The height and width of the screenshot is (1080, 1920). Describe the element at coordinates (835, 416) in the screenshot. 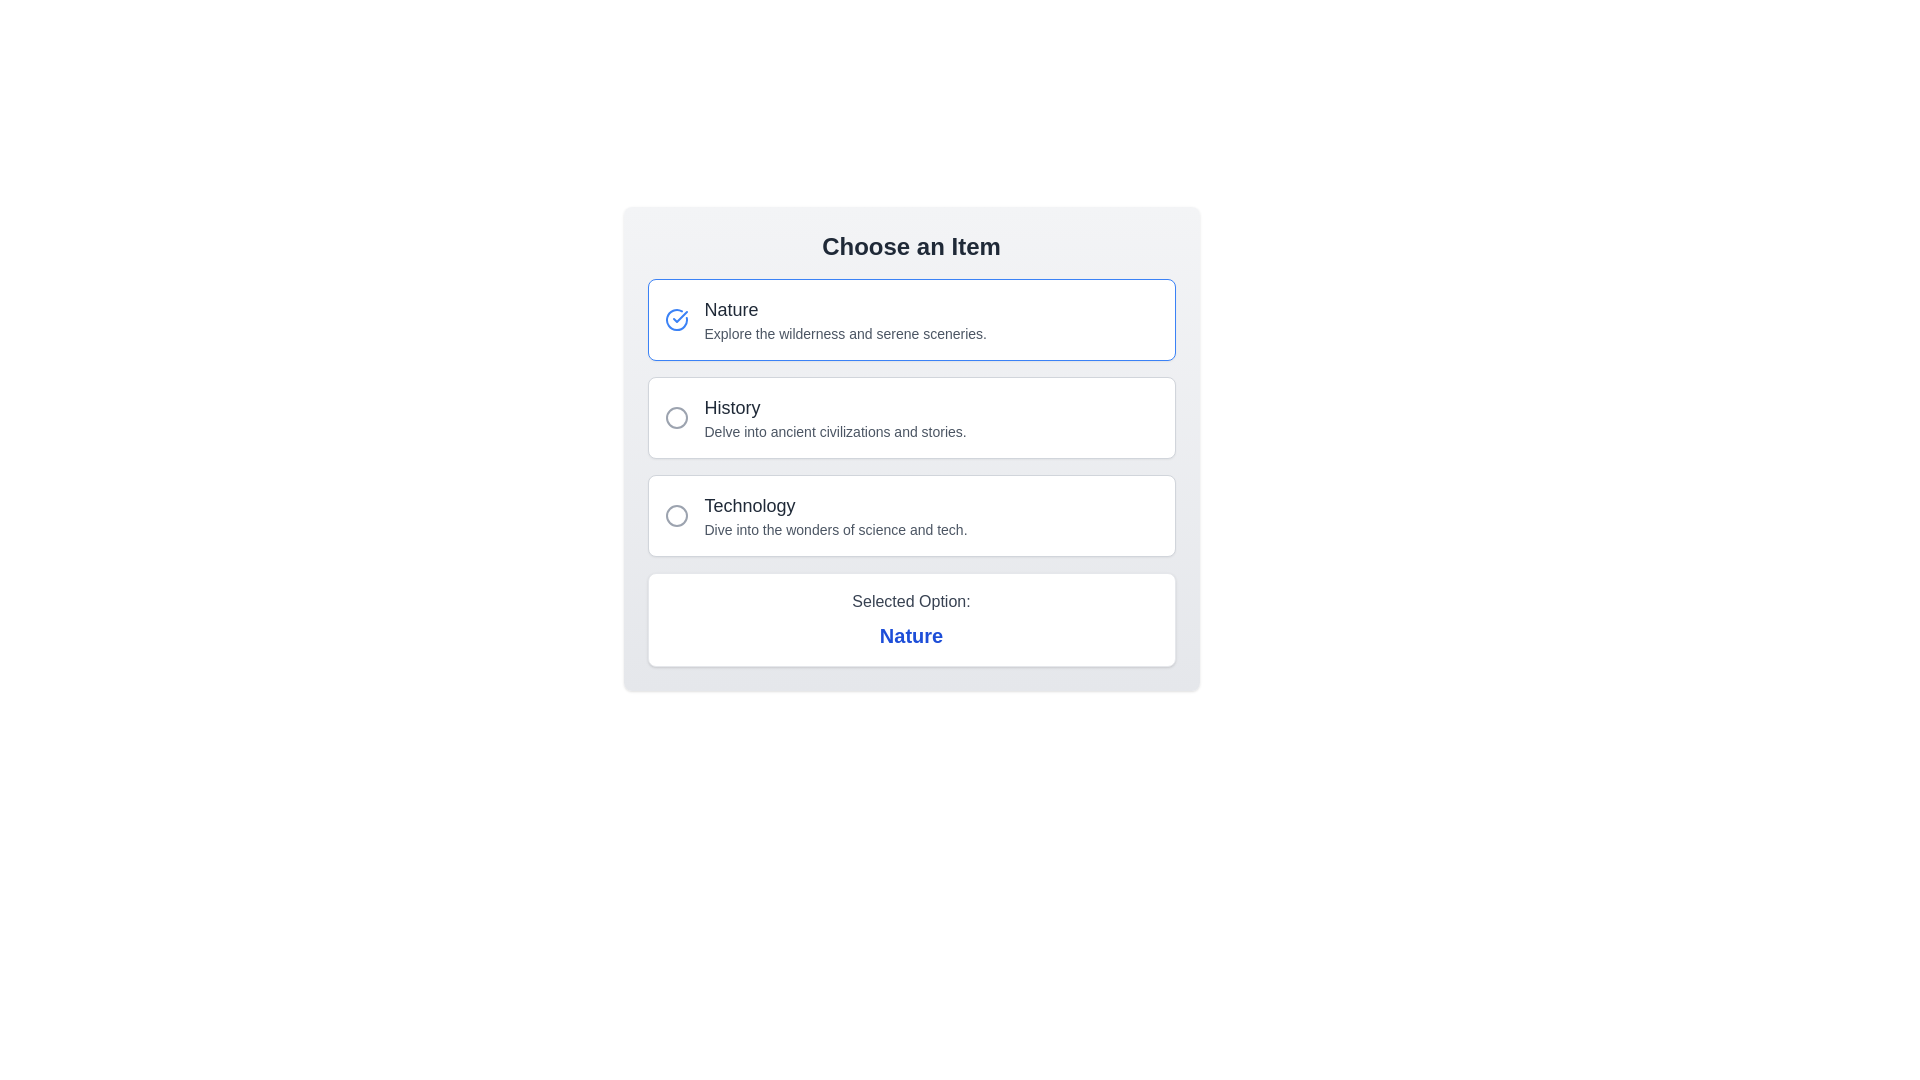

I see `the 'History' category button, which is the second item in a vertical list of options, positioned between 'Nature' and 'Technology'` at that location.